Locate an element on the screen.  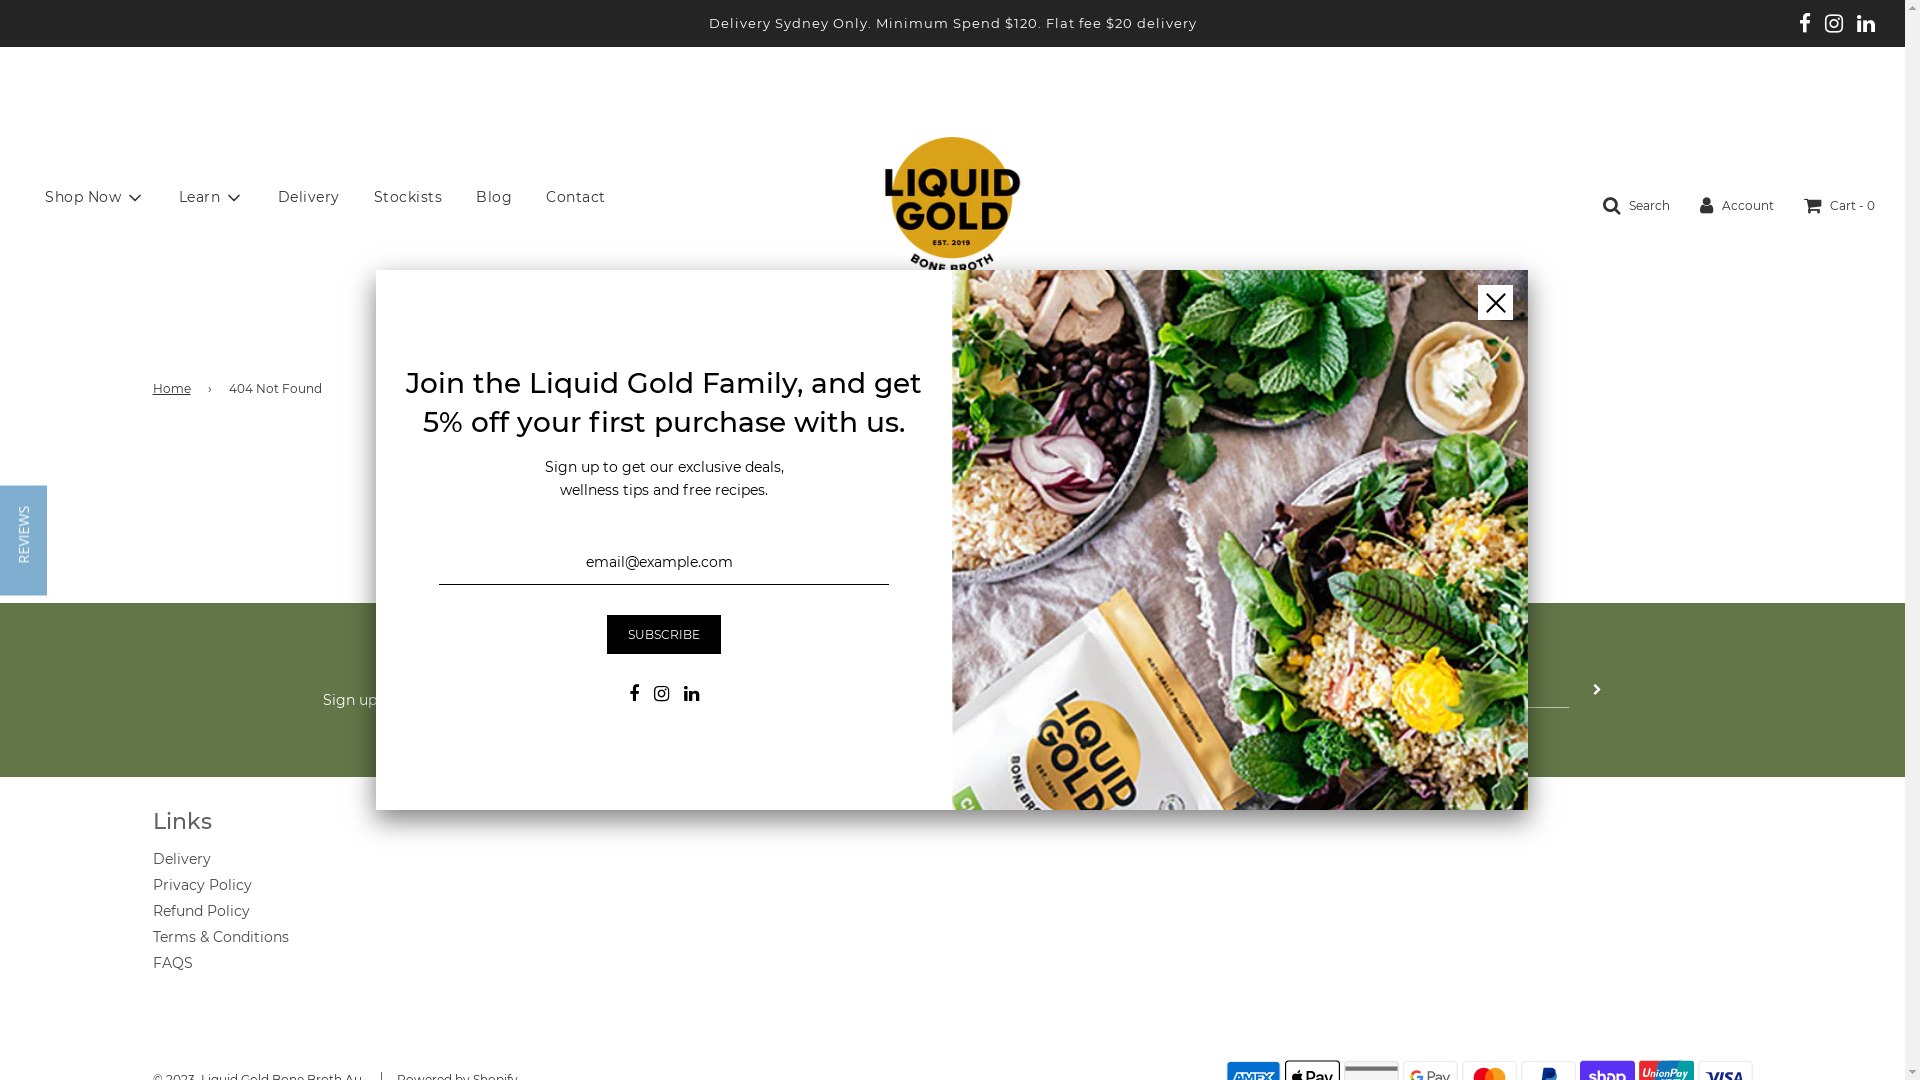
'Learn' is located at coordinates (211, 197).